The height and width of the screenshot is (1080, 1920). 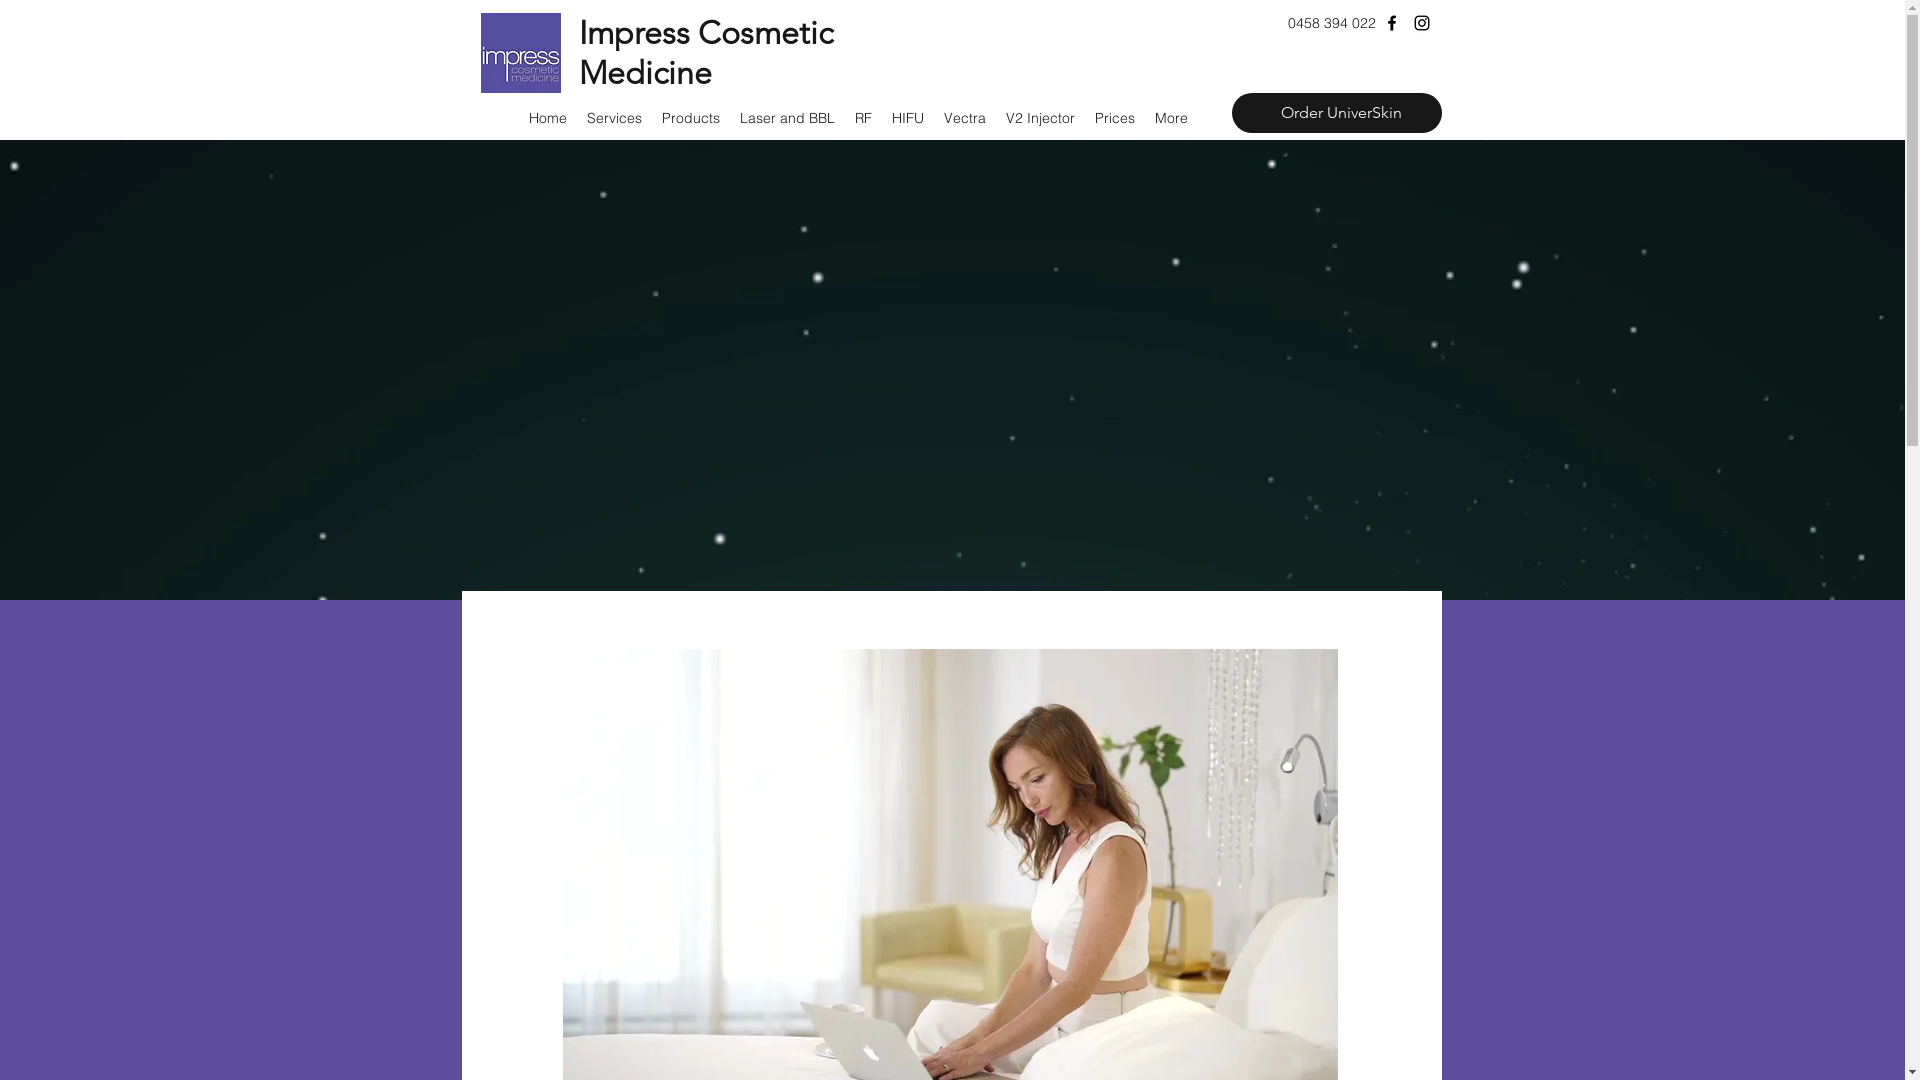 What do you see at coordinates (1231, 112) in the screenshot?
I see `'Order UniverSkin'` at bounding box center [1231, 112].